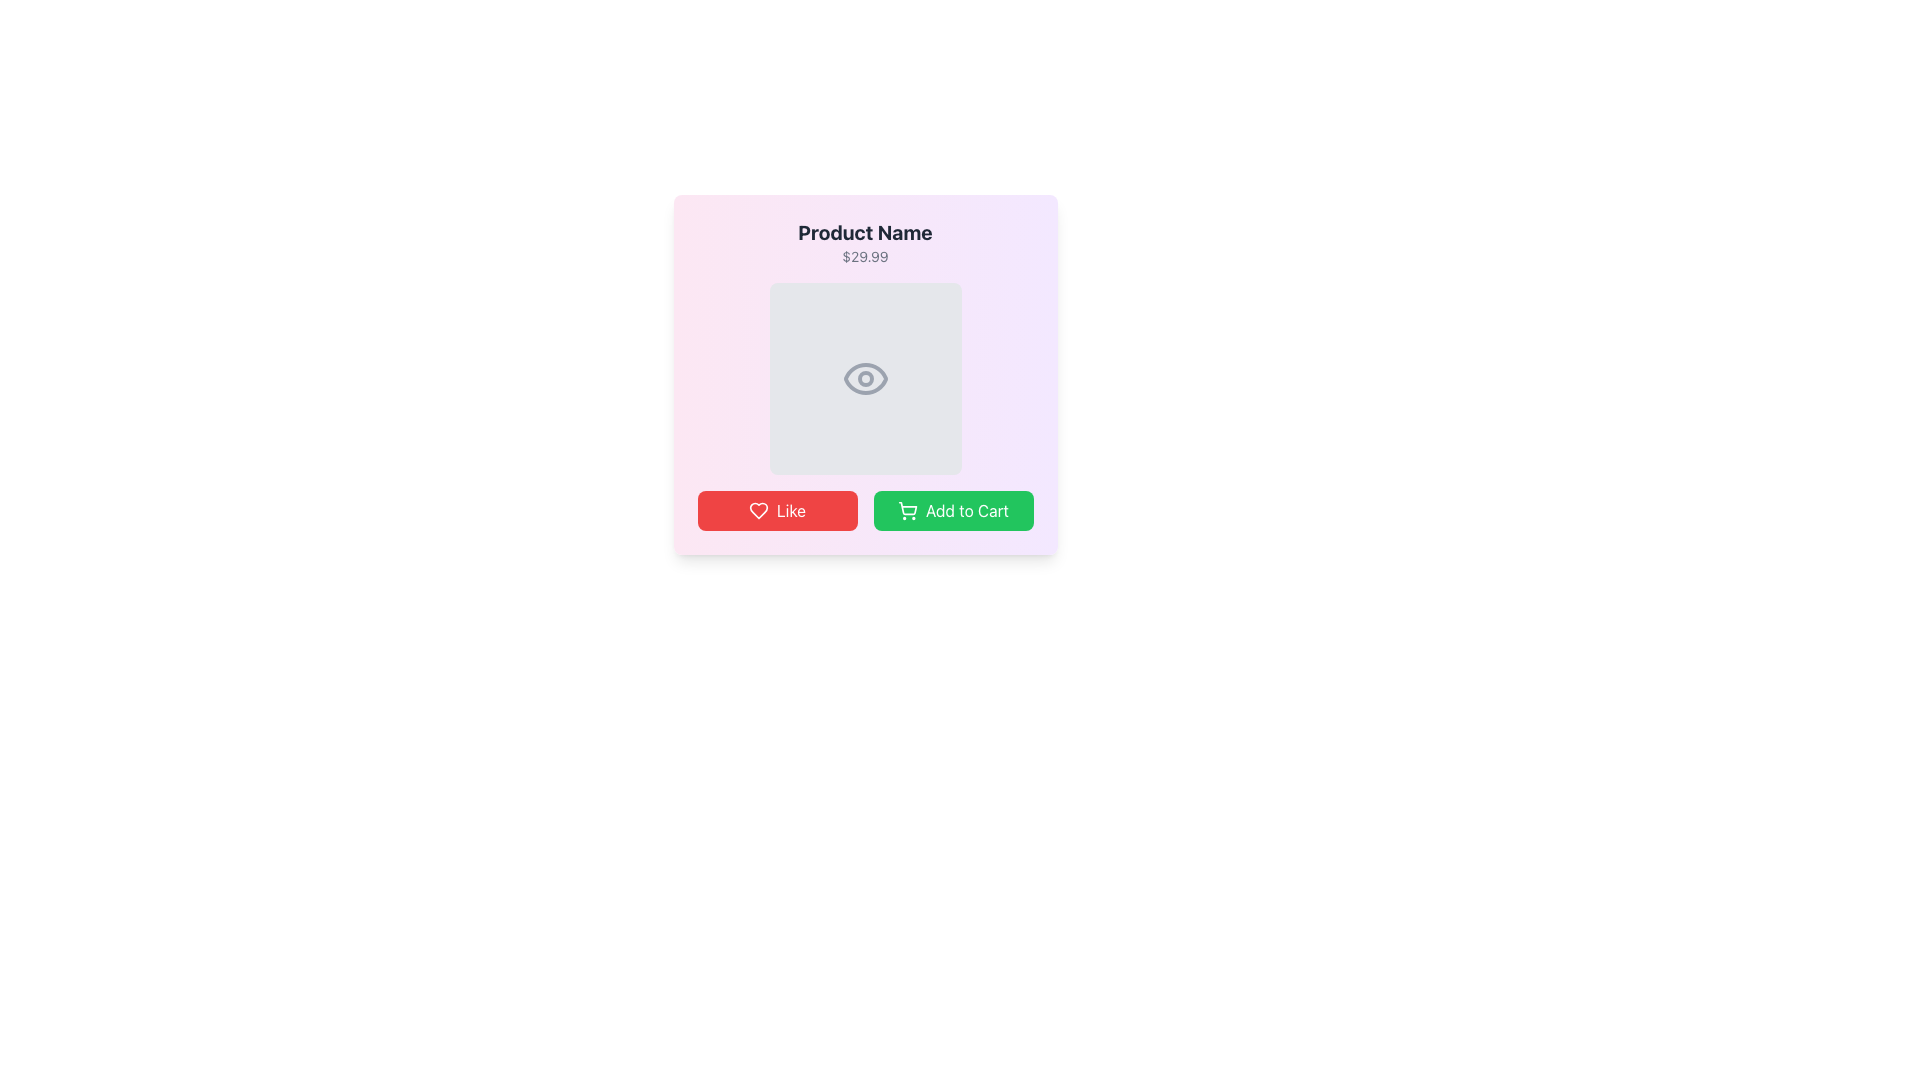  I want to click on the 'Like' text label element, which is styled with a light font and white color, positioned inside a red rectangular button and aligned to the right of a heart icon, so click(790, 509).